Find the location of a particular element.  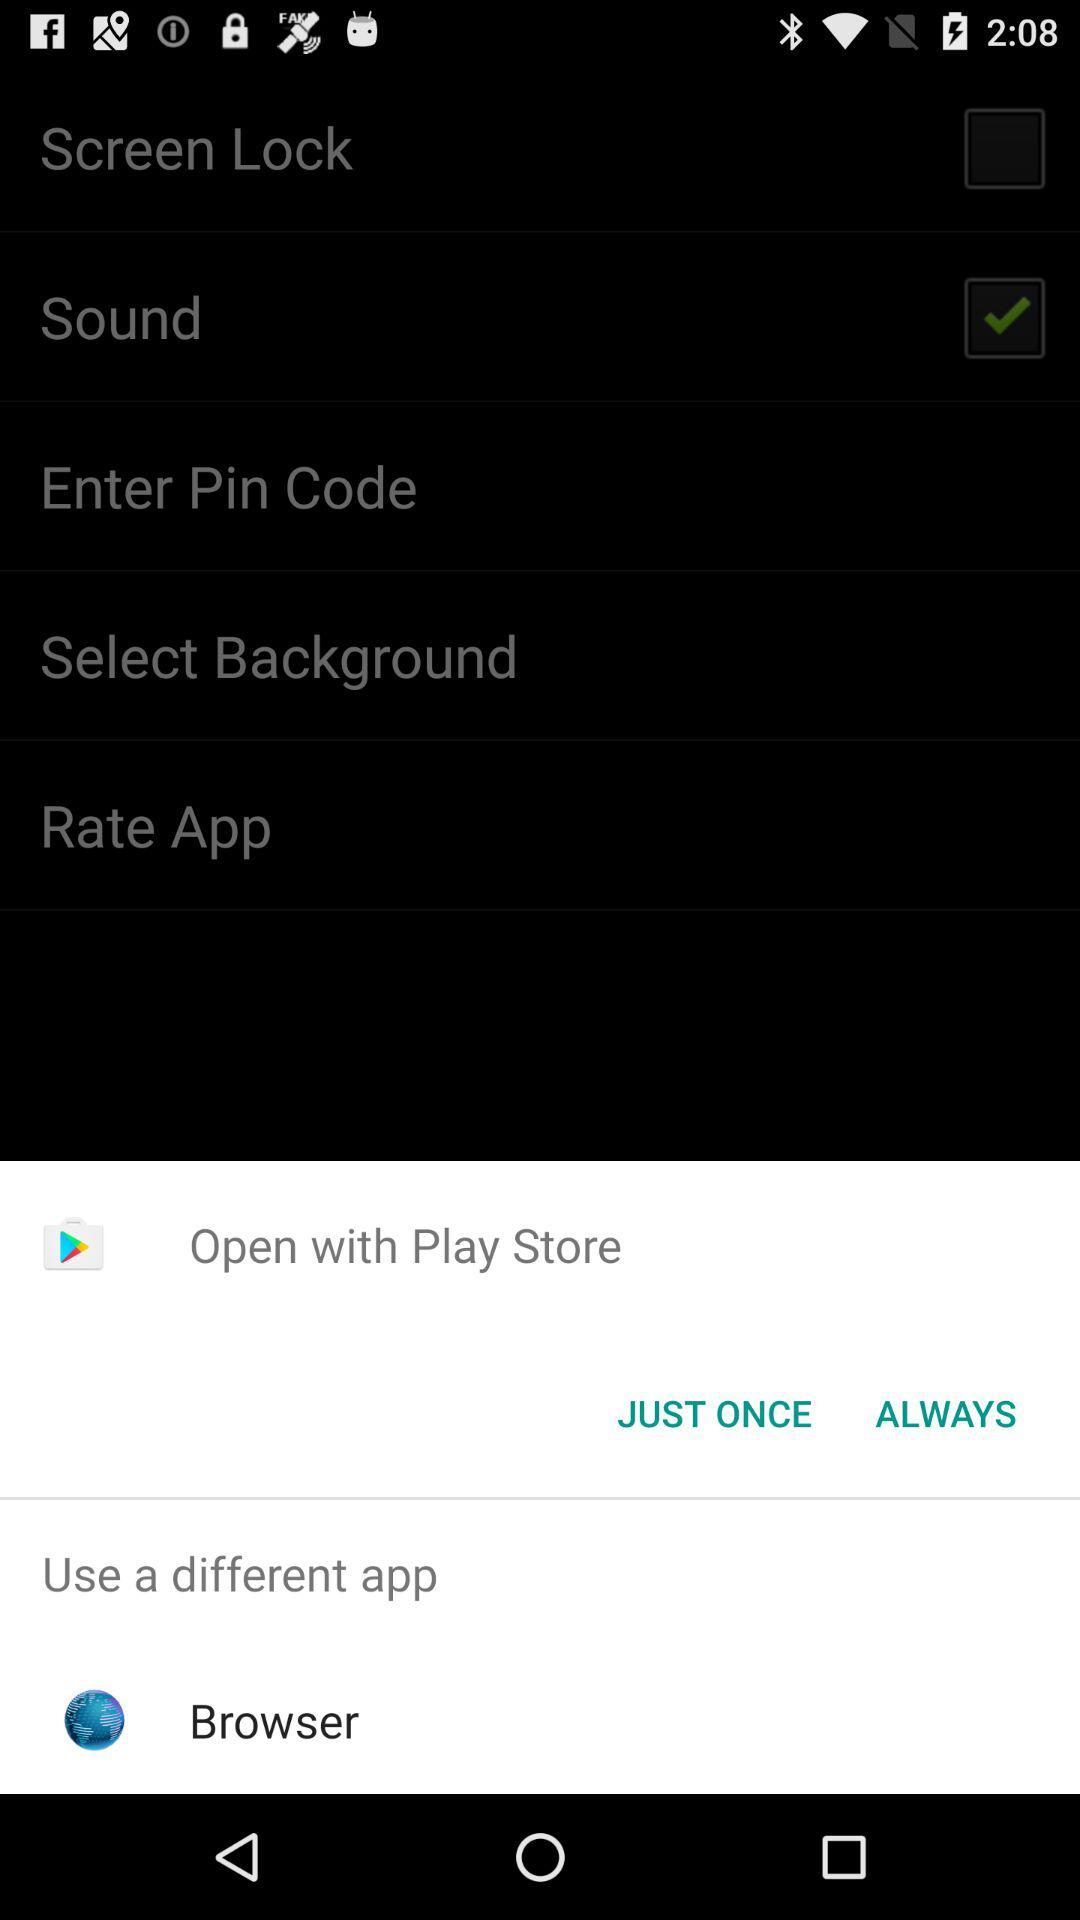

use a different is located at coordinates (540, 1572).